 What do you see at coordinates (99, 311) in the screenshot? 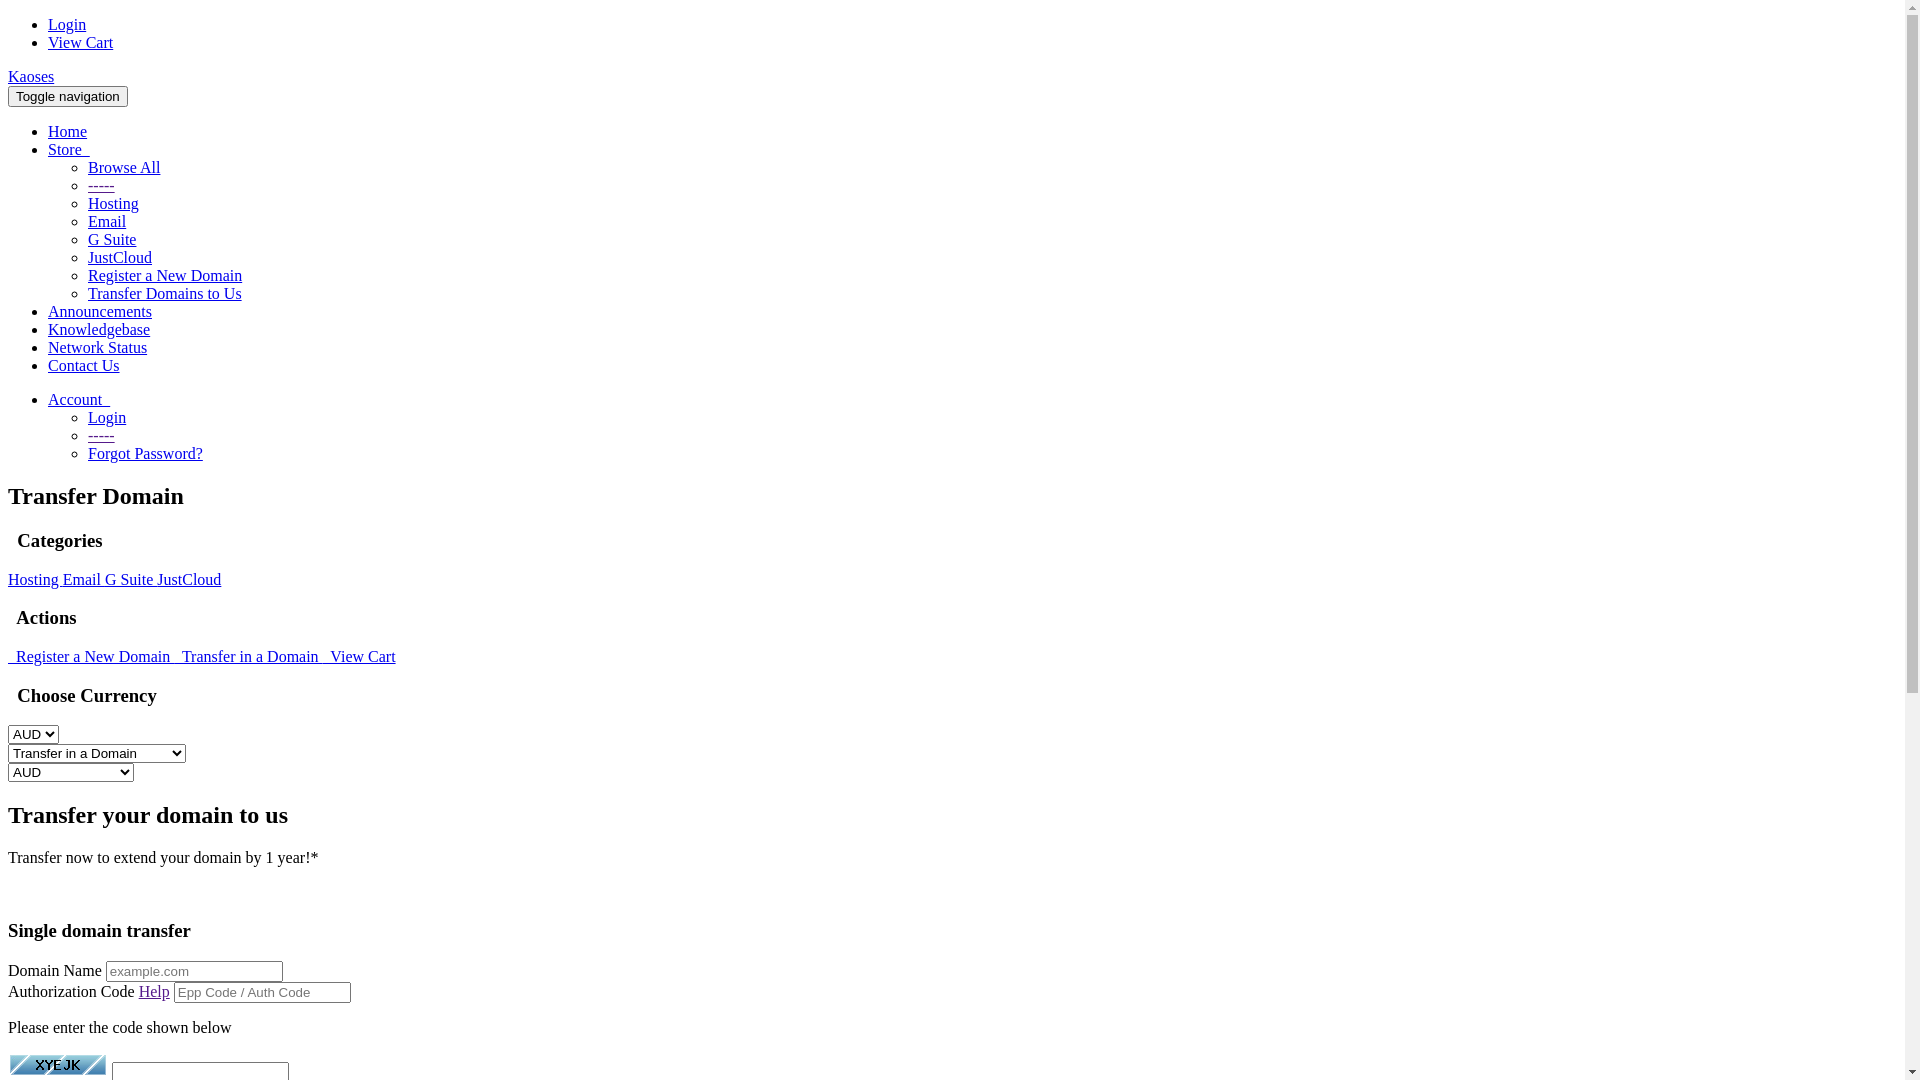
I see `'Announcements'` at bounding box center [99, 311].